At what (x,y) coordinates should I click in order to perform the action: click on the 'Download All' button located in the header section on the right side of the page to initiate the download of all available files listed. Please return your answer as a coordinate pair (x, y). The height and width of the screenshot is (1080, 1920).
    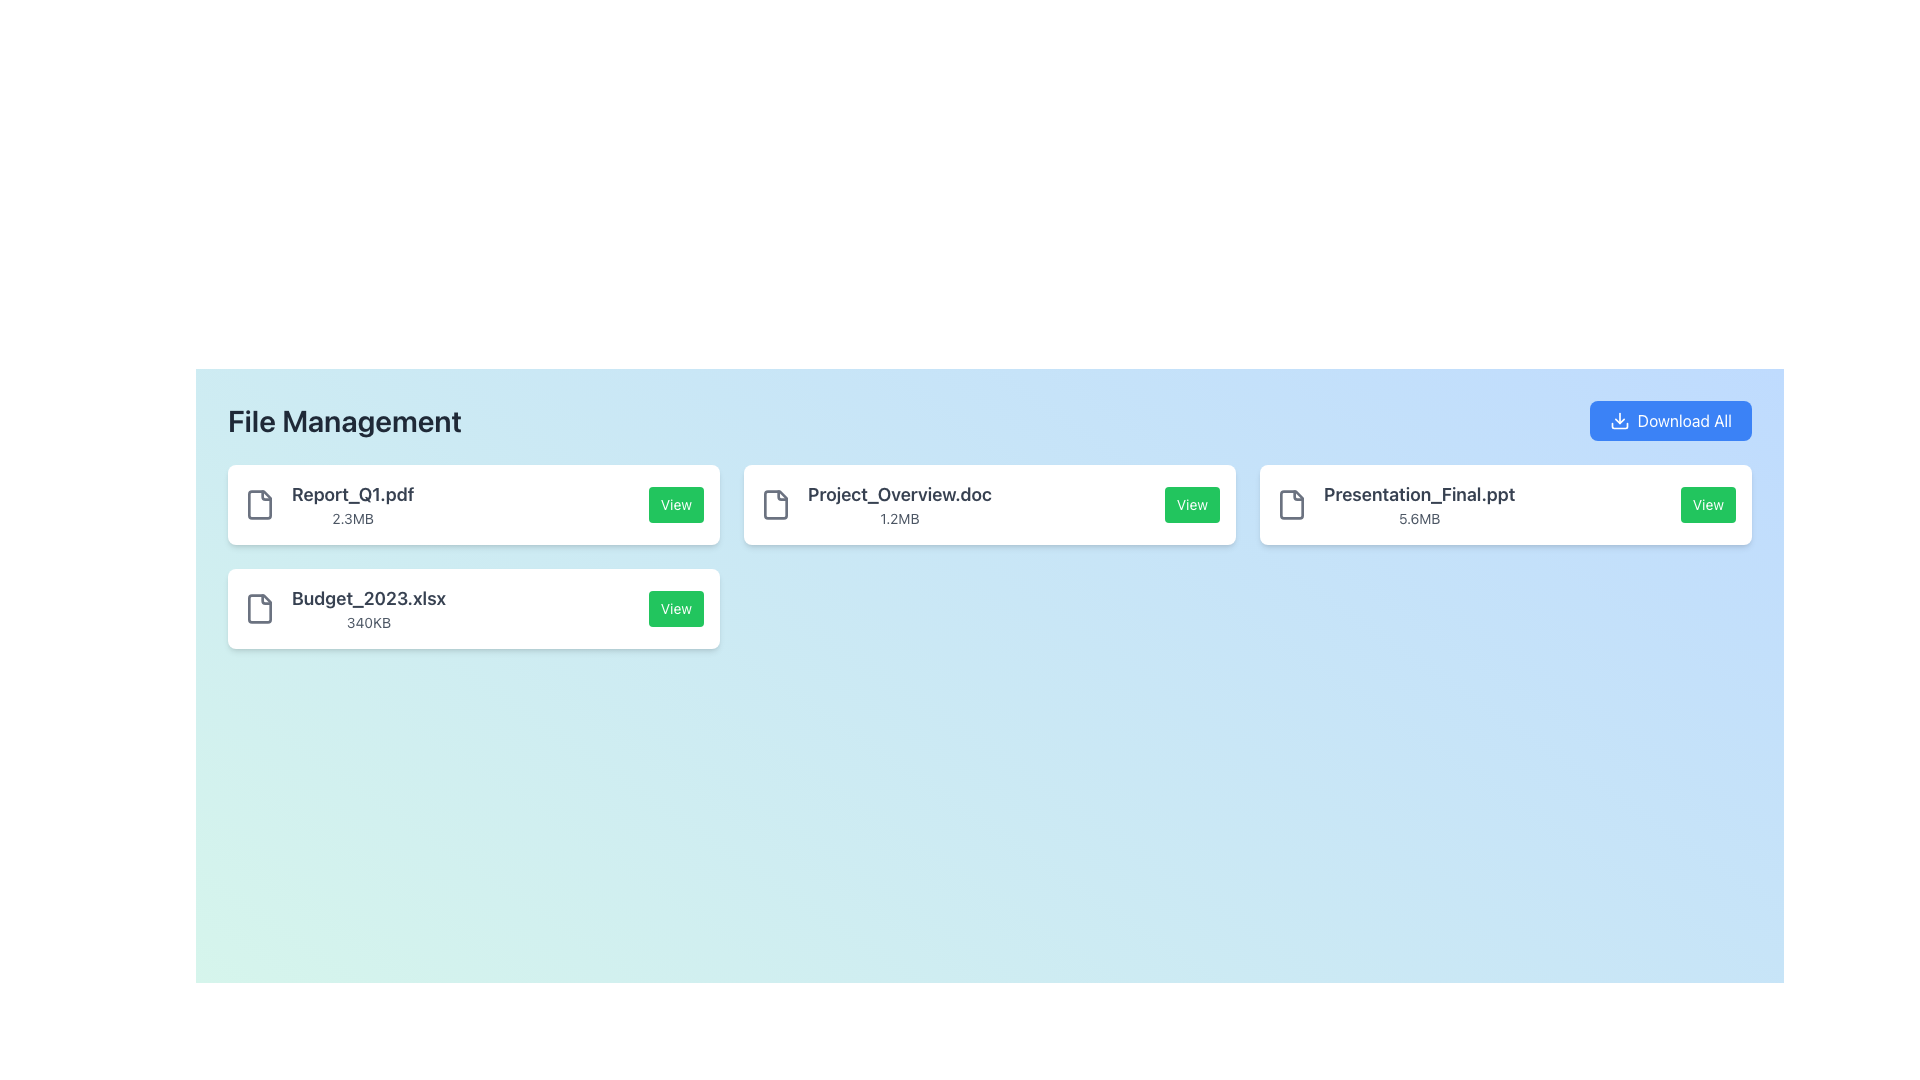
    Looking at the image, I should click on (1670, 419).